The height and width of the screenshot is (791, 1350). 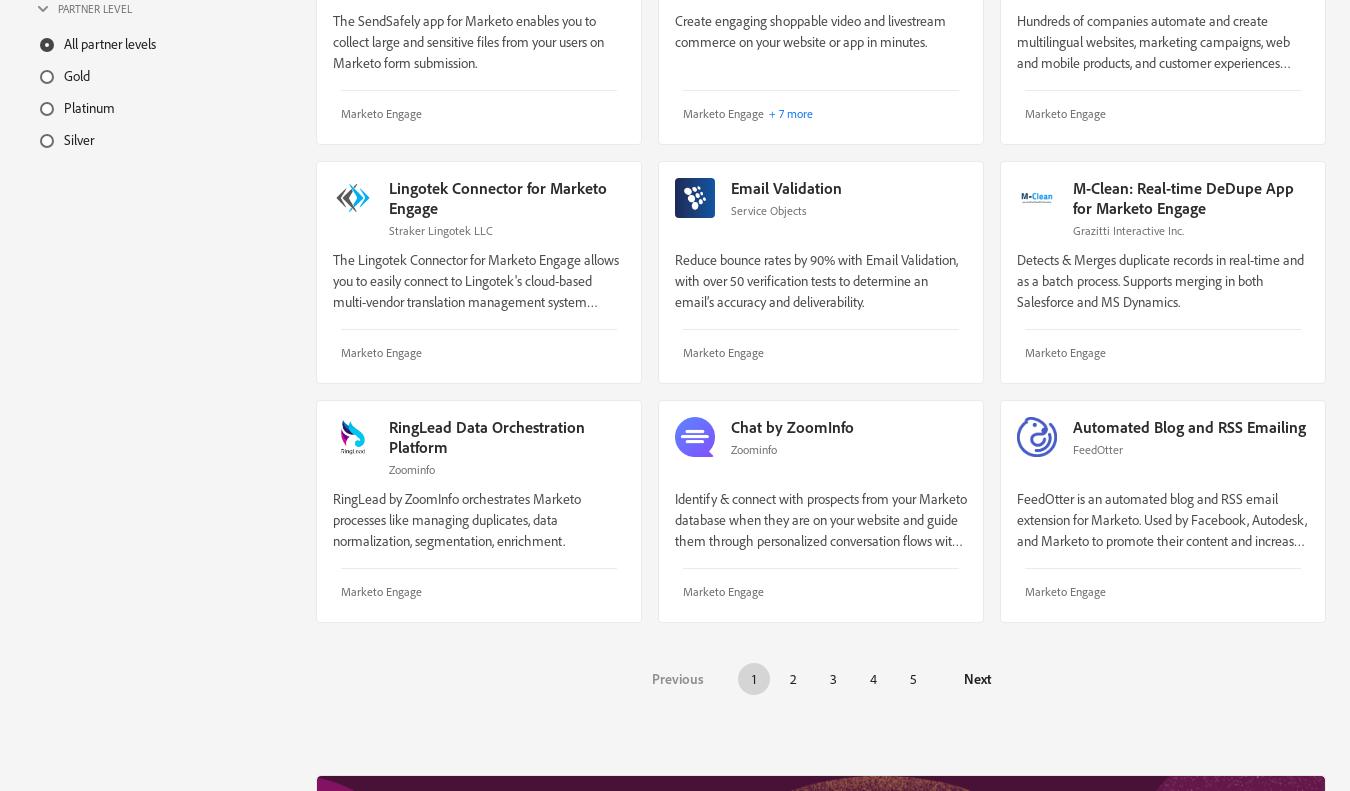 I want to click on 'Previous', so click(x=676, y=677).